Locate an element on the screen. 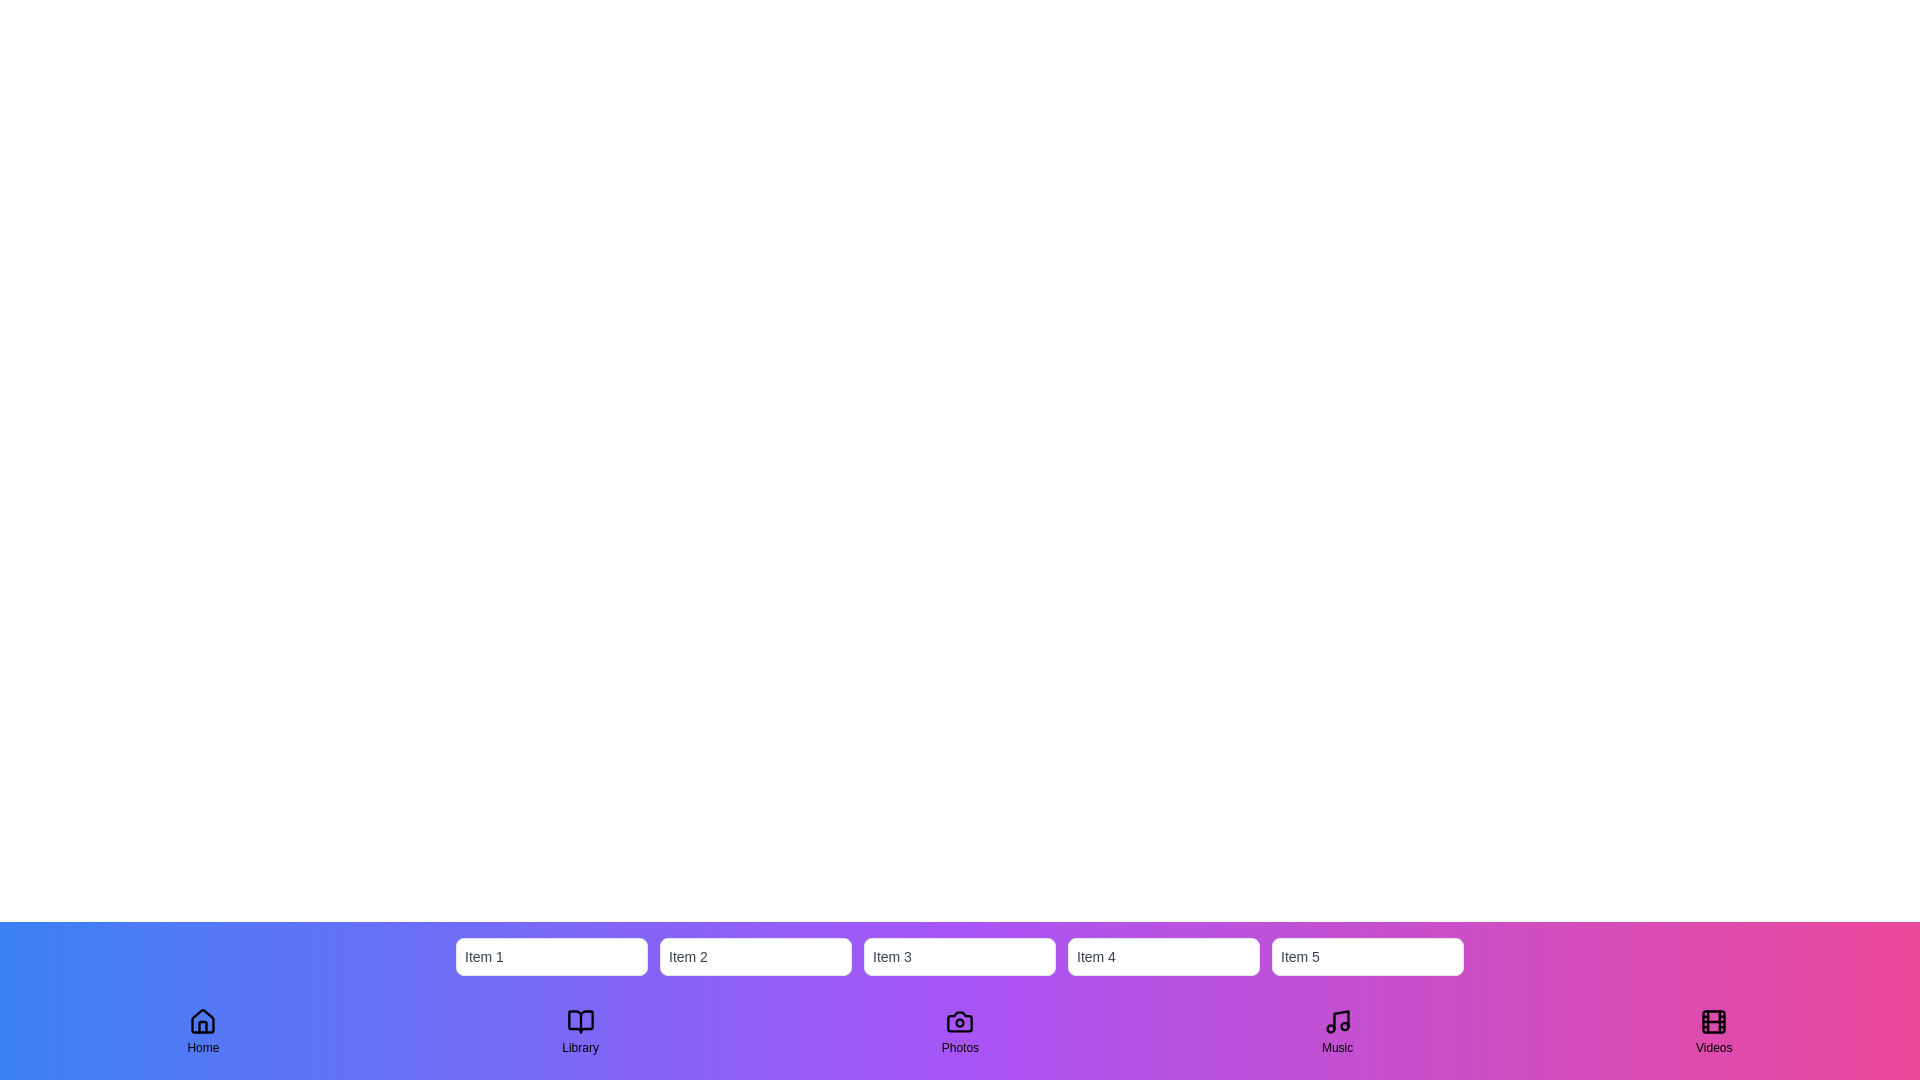 The height and width of the screenshot is (1080, 1920). the navigation tab labeled Music to observe visual feedback is located at coordinates (1337, 1032).